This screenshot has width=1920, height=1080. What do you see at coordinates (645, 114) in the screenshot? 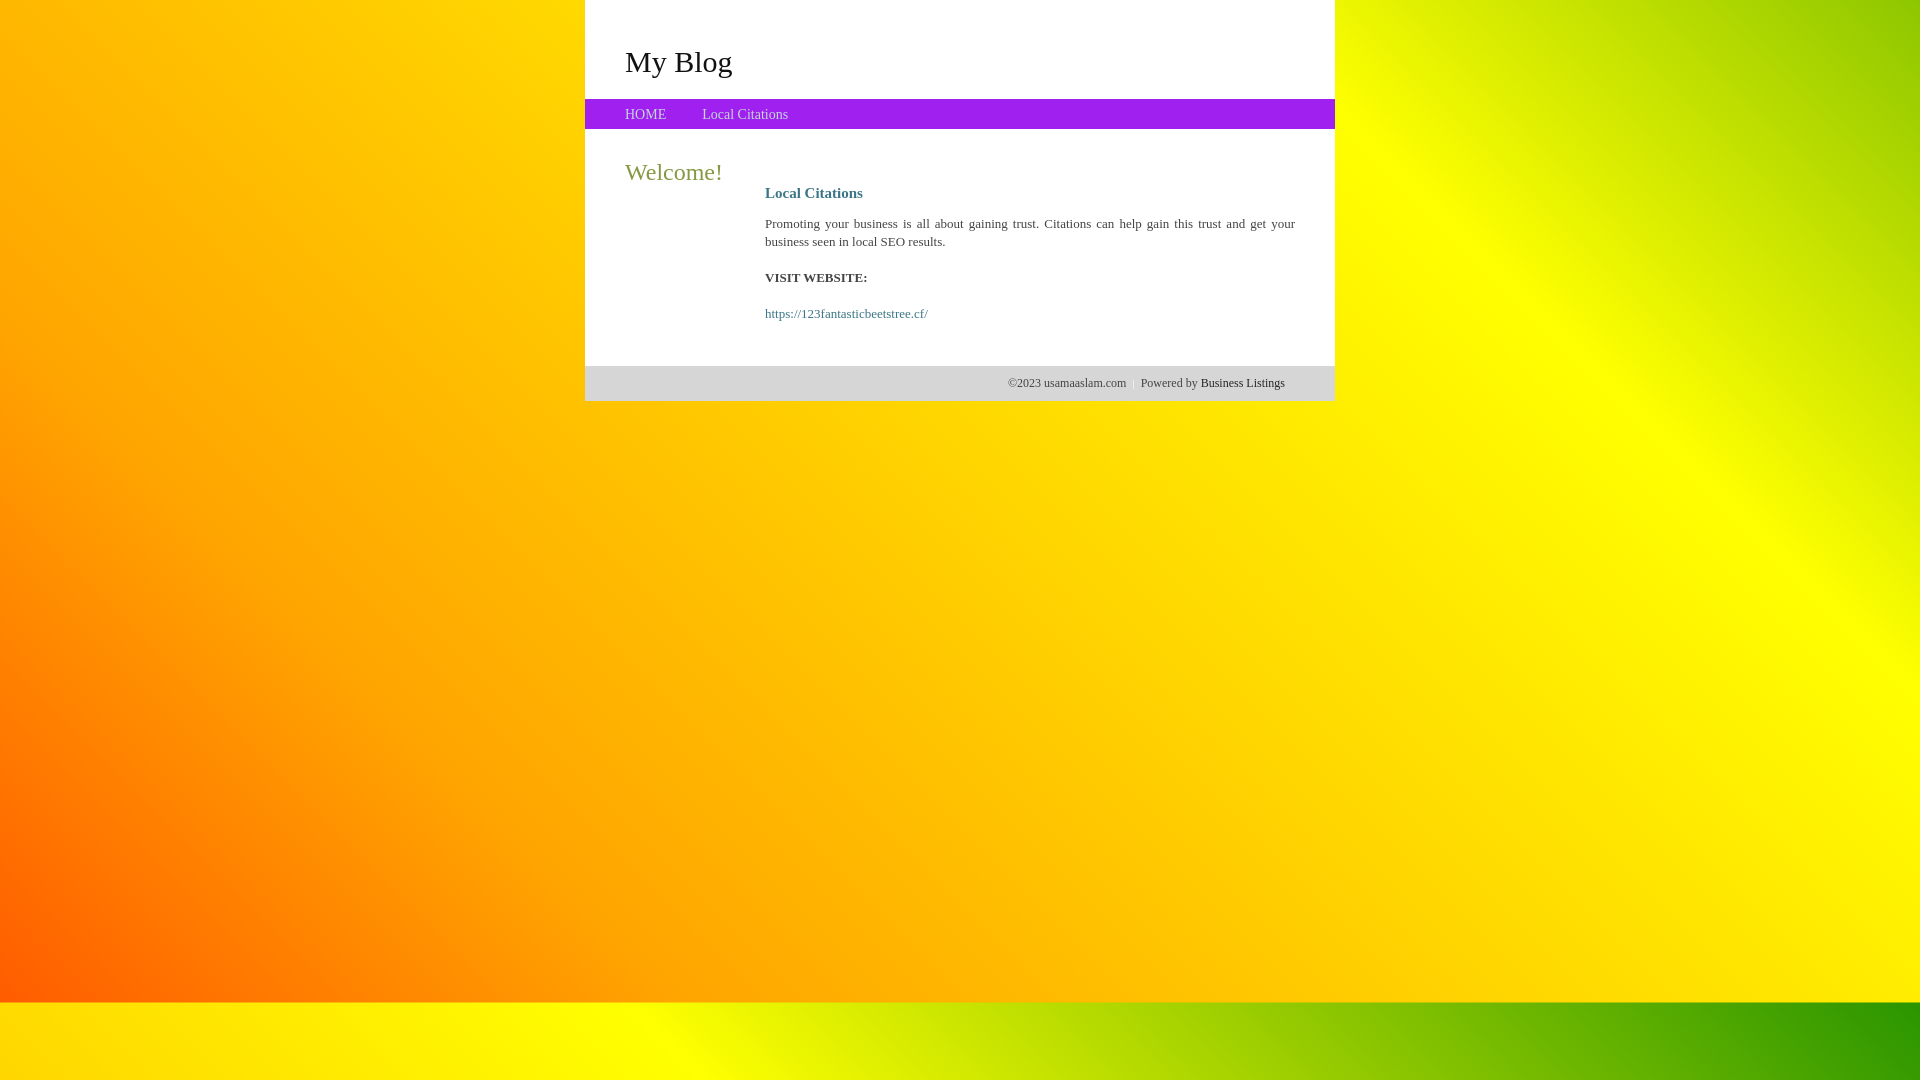
I see `'HOME'` at bounding box center [645, 114].